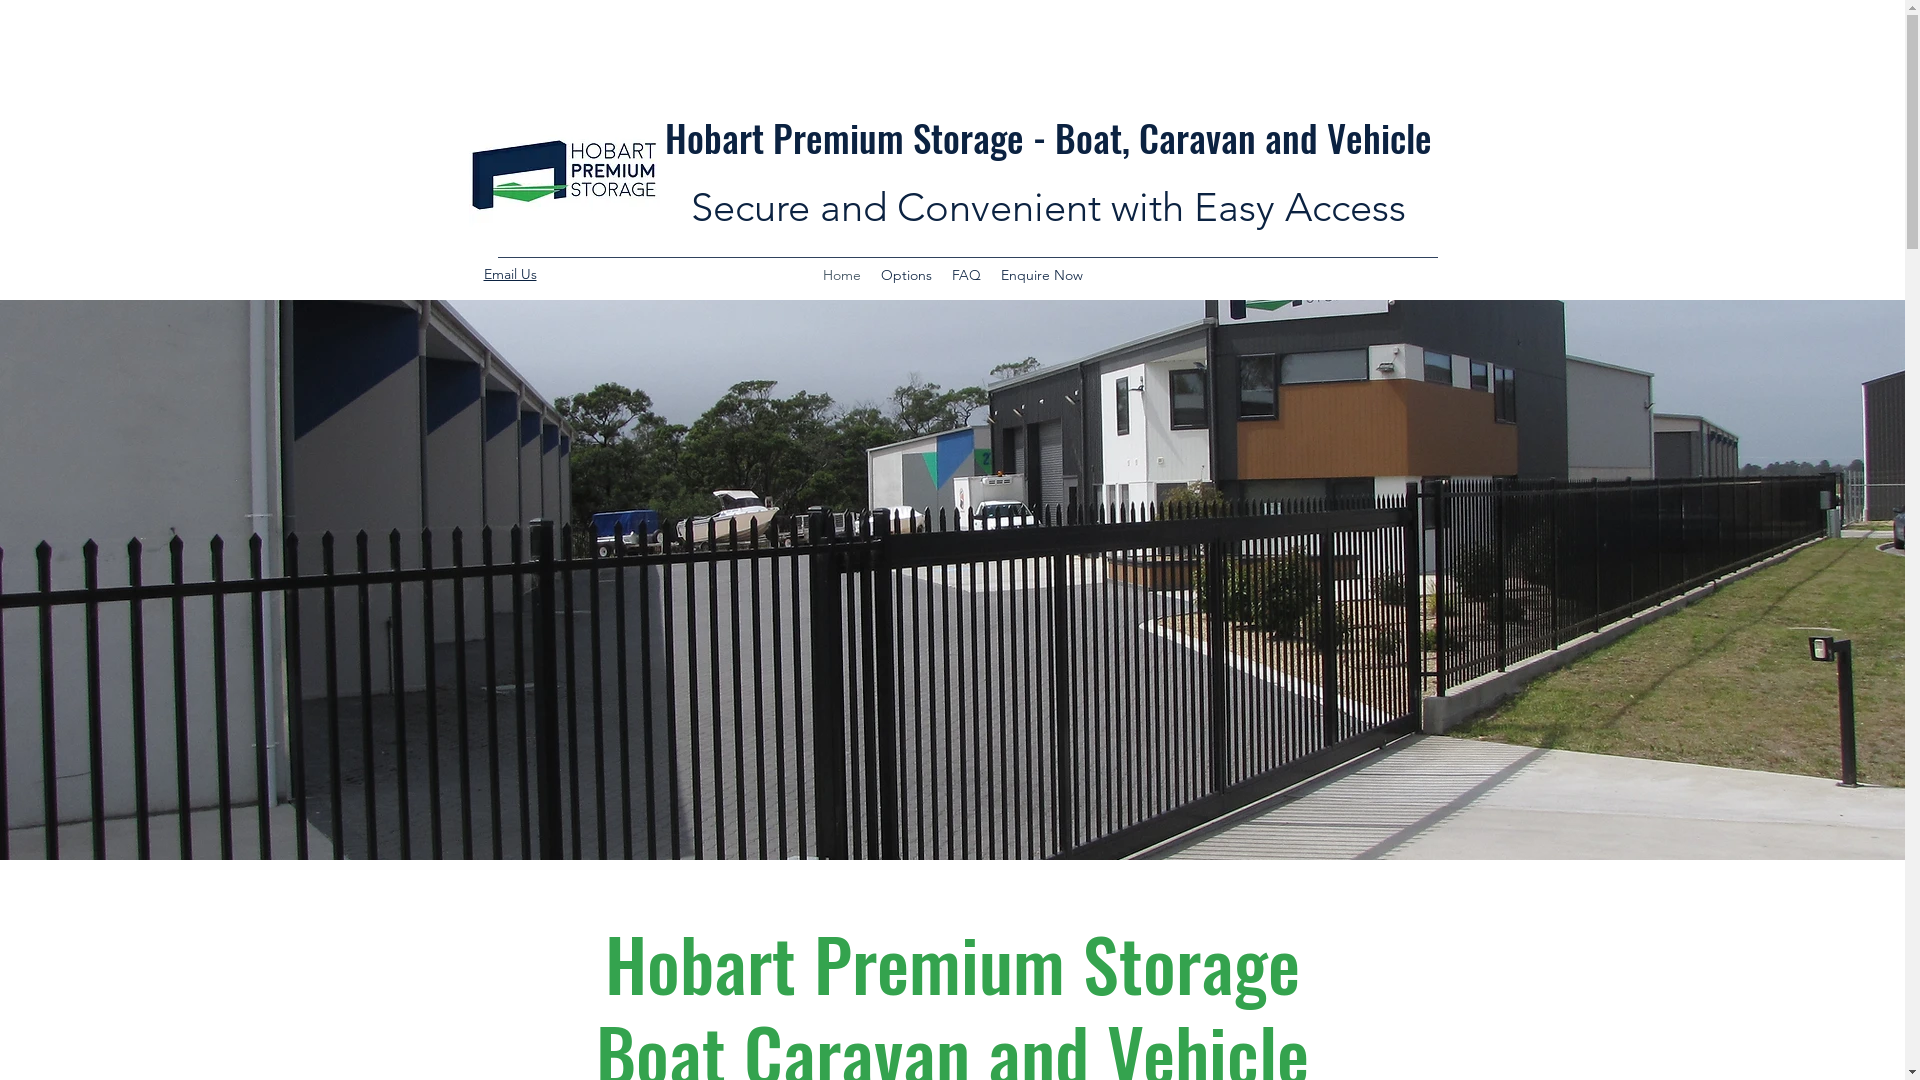 This screenshot has width=1920, height=1080. What do you see at coordinates (1040, 274) in the screenshot?
I see `'Enquire Now'` at bounding box center [1040, 274].